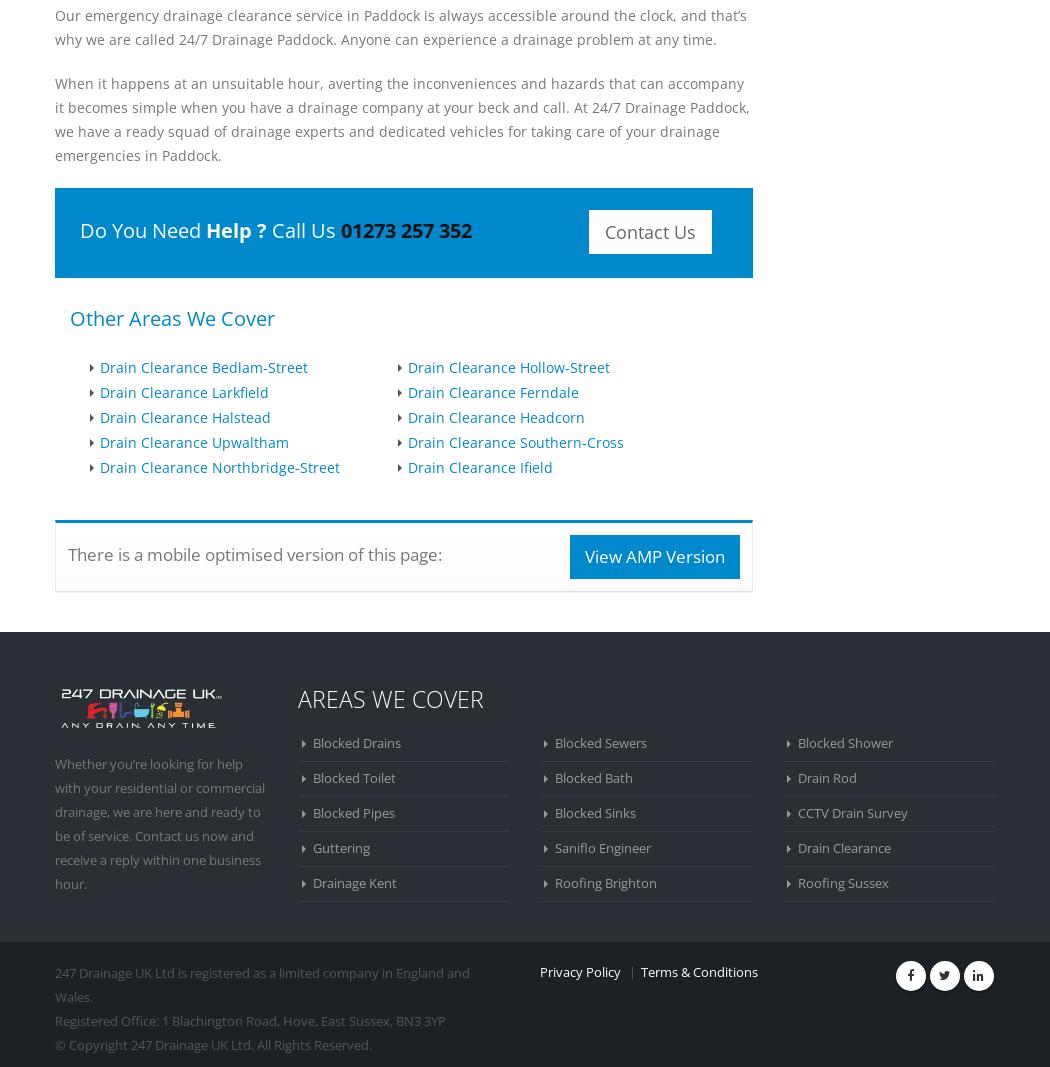 The width and height of the screenshot is (1050, 1067). Describe the element at coordinates (480, 466) in the screenshot. I see `'Drain Clearance Ifield'` at that location.